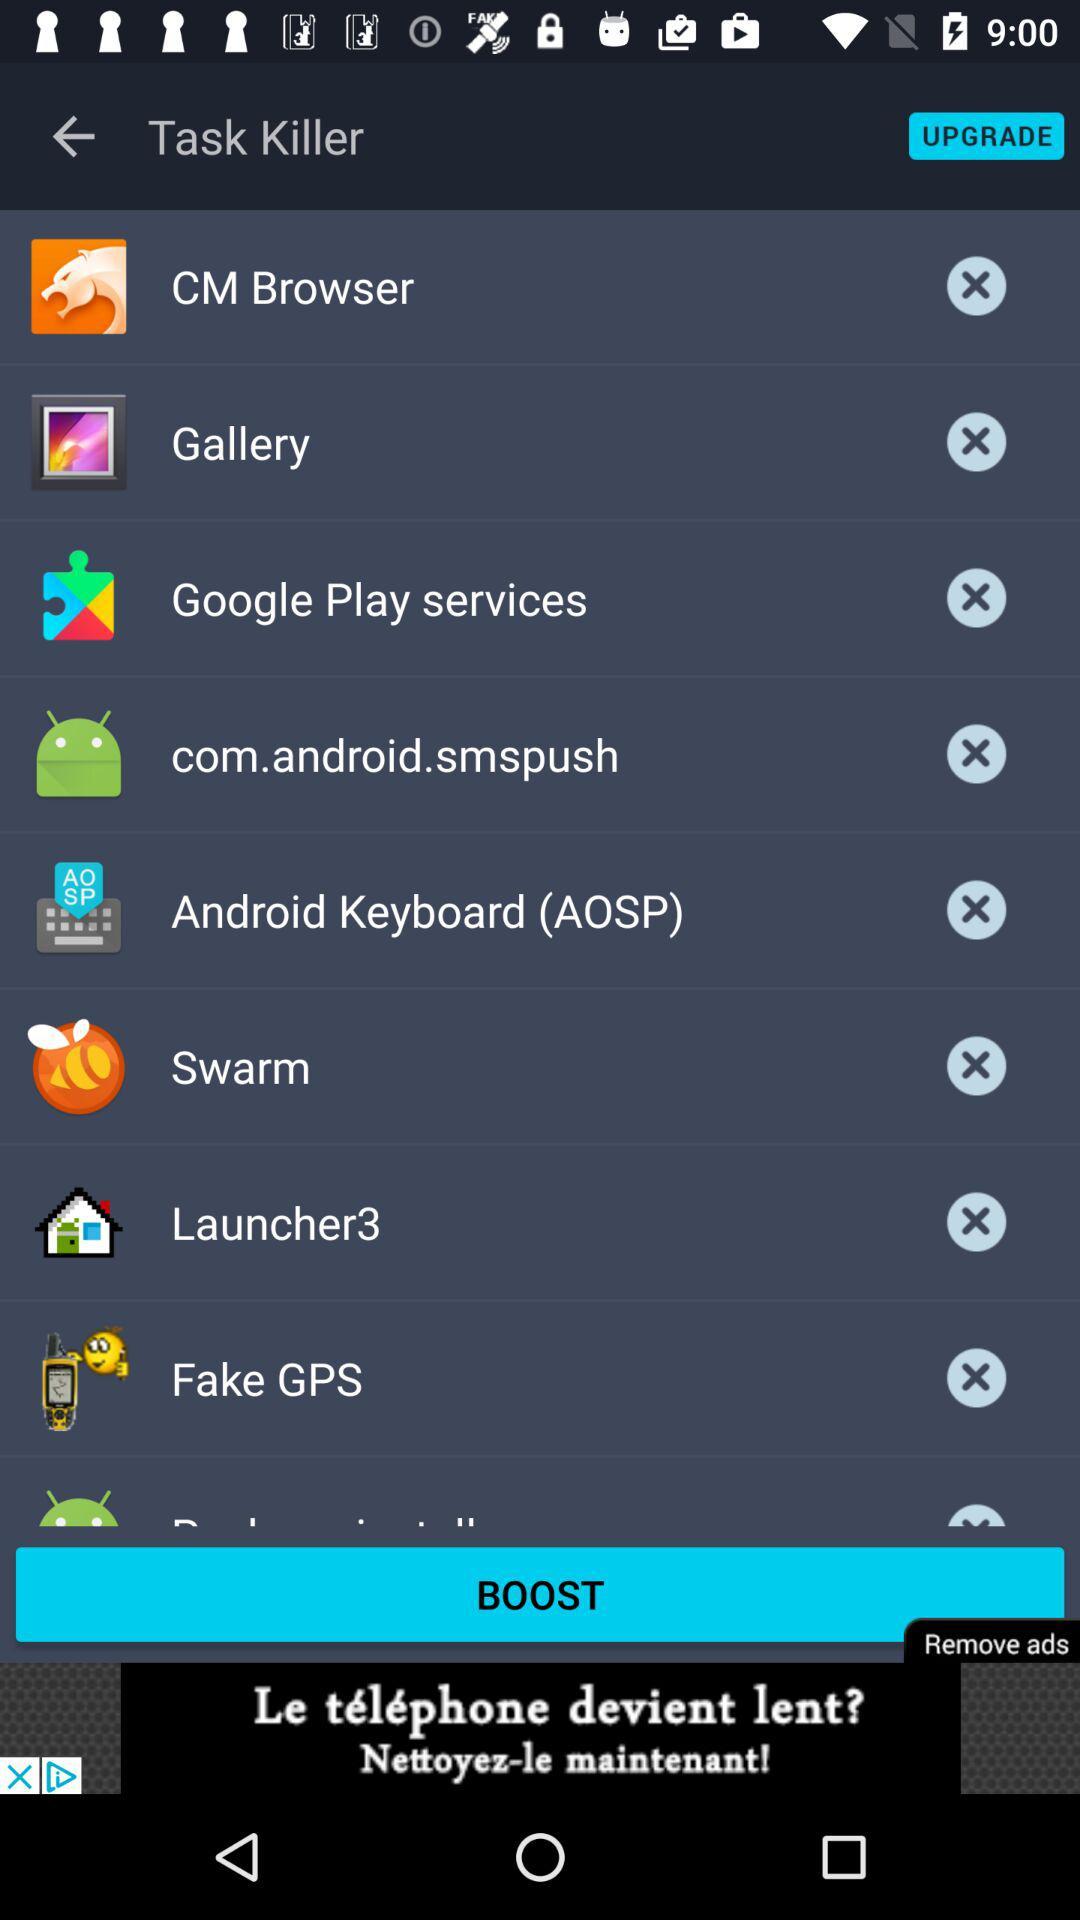 The width and height of the screenshot is (1080, 1920). What do you see at coordinates (976, 1377) in the screenshot?
I see `remove section` at bounding box center [976, 1377].